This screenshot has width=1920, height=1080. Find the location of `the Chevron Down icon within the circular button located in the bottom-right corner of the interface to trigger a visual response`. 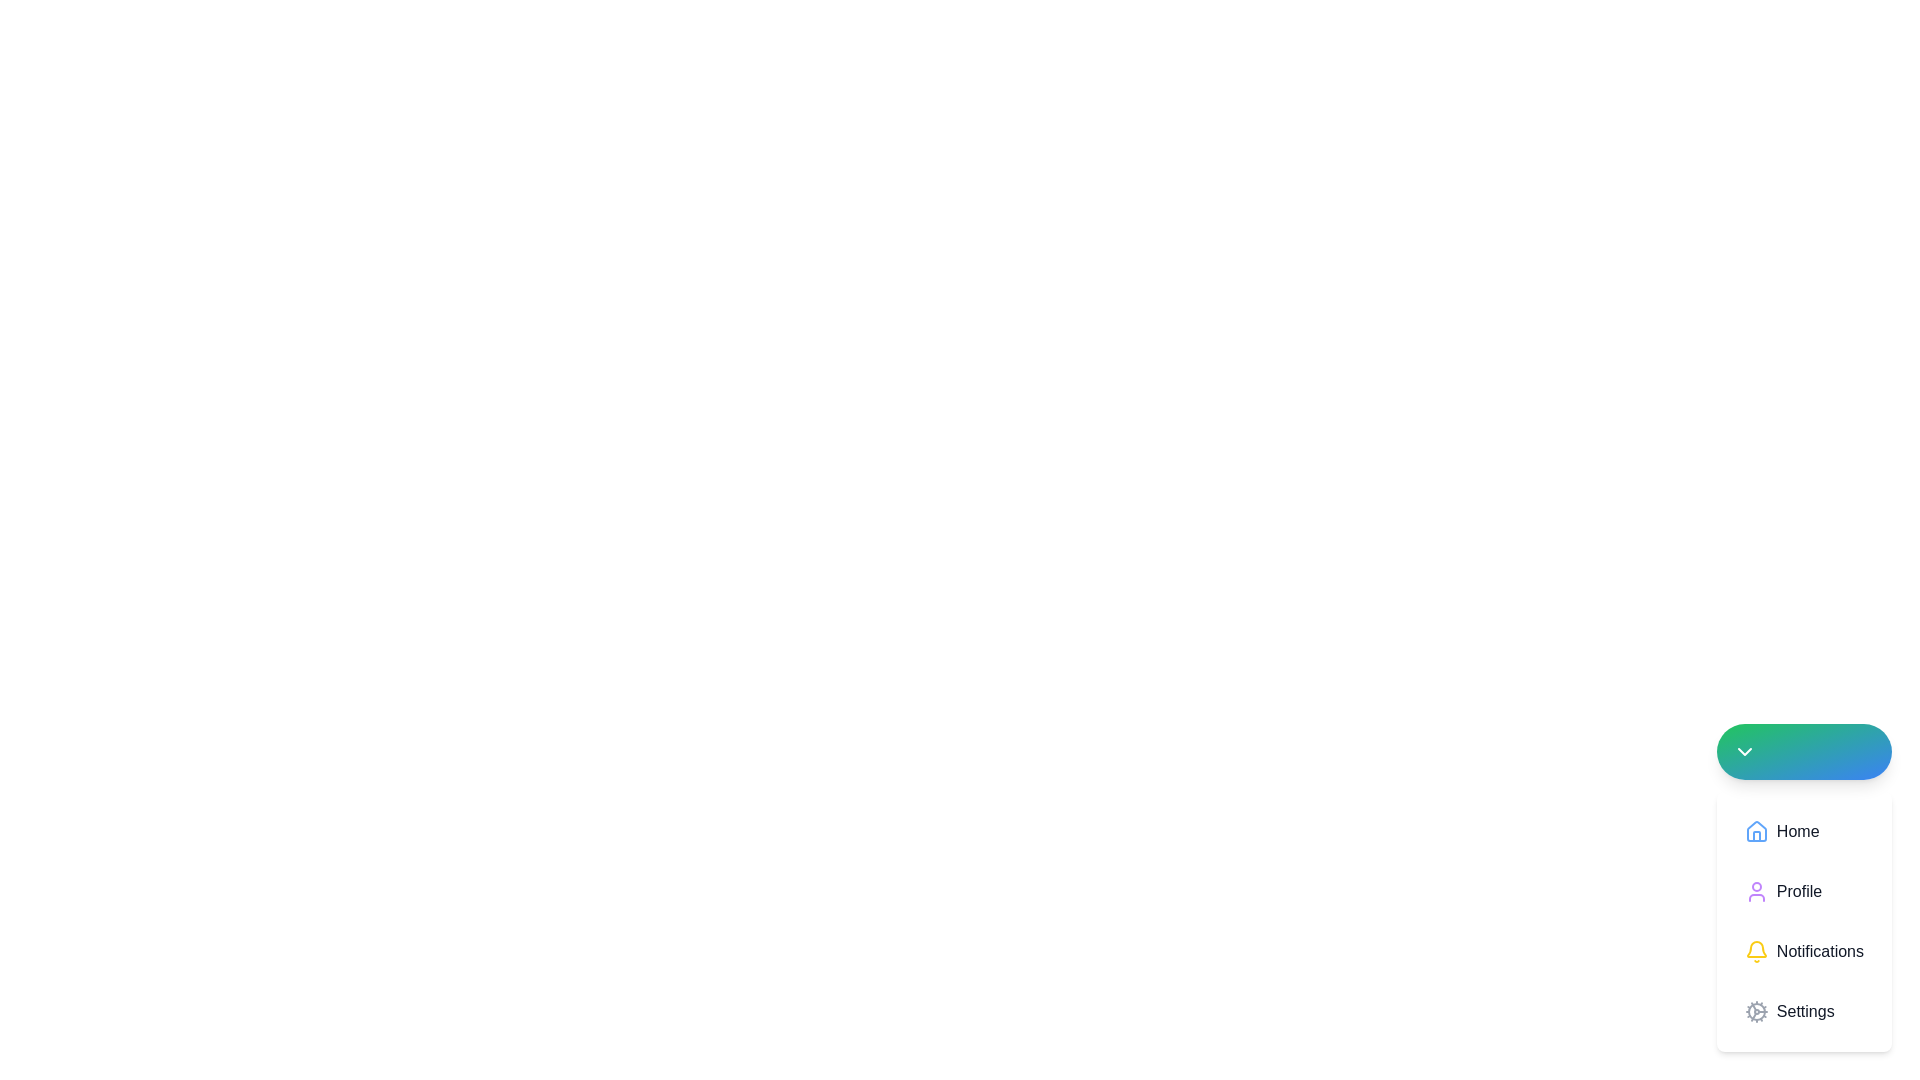

the Chevron Down icon within the circular button located in the bottom-right corner of the interface to trigger a visual response is located at coordinates (1743, 752).